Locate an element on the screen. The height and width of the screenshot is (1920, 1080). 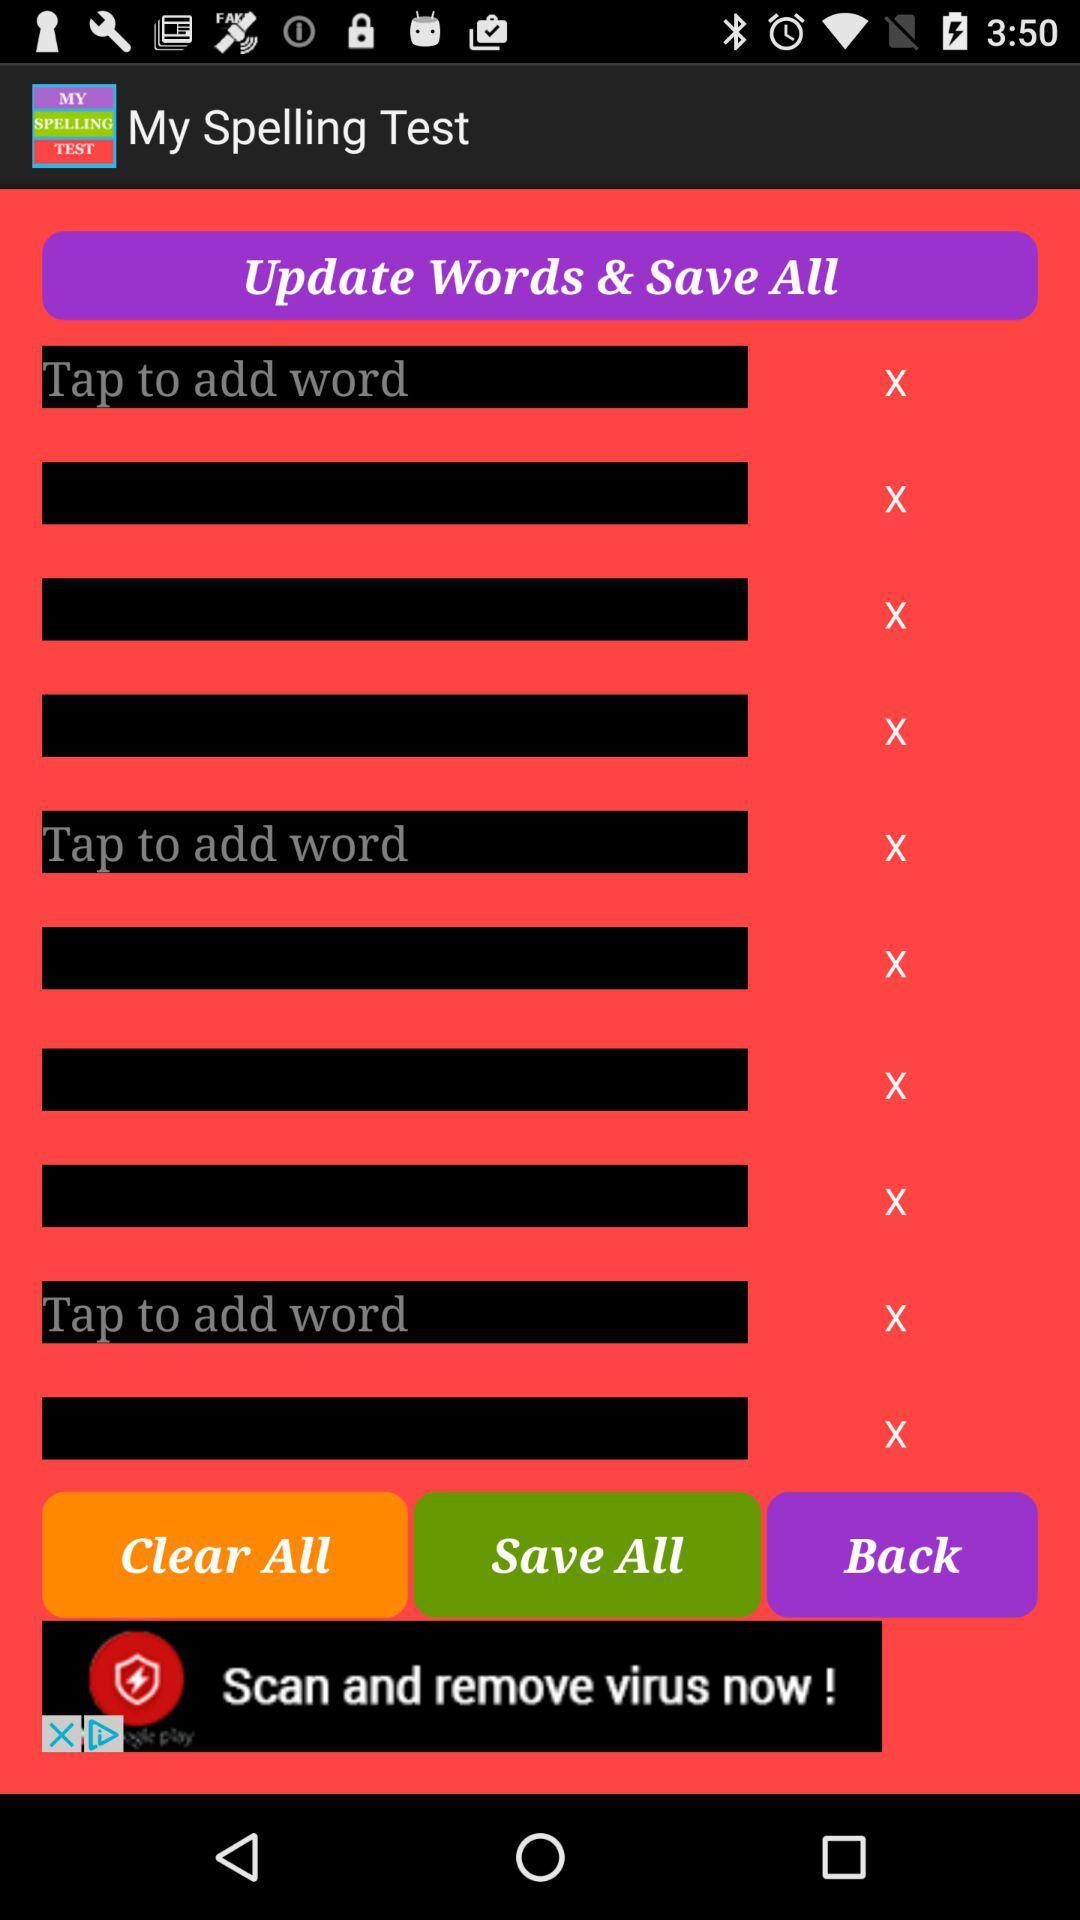
search box is located at coordinates (394, 1195).